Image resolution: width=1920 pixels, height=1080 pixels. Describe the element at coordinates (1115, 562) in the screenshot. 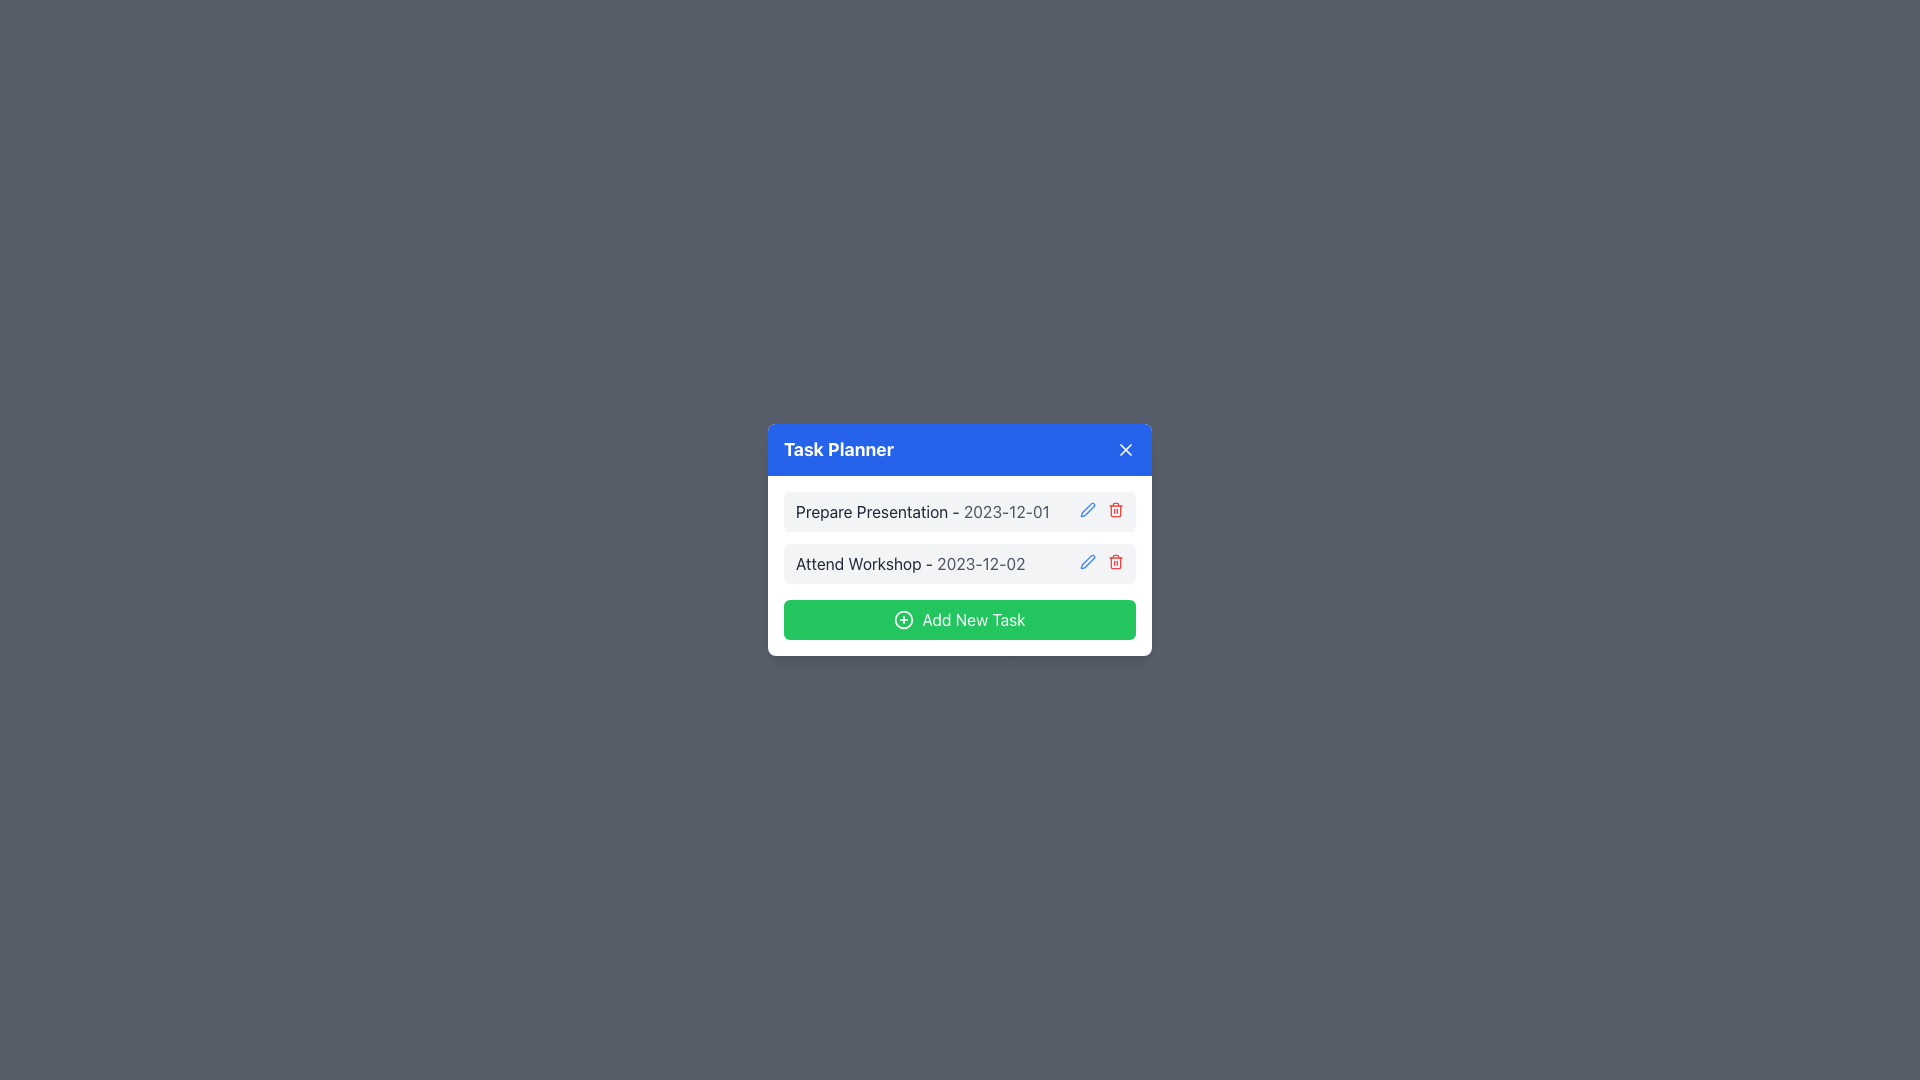

I see `the deletion button located in the second row of tasks within the 'Task Planner' dialog box` at that location.